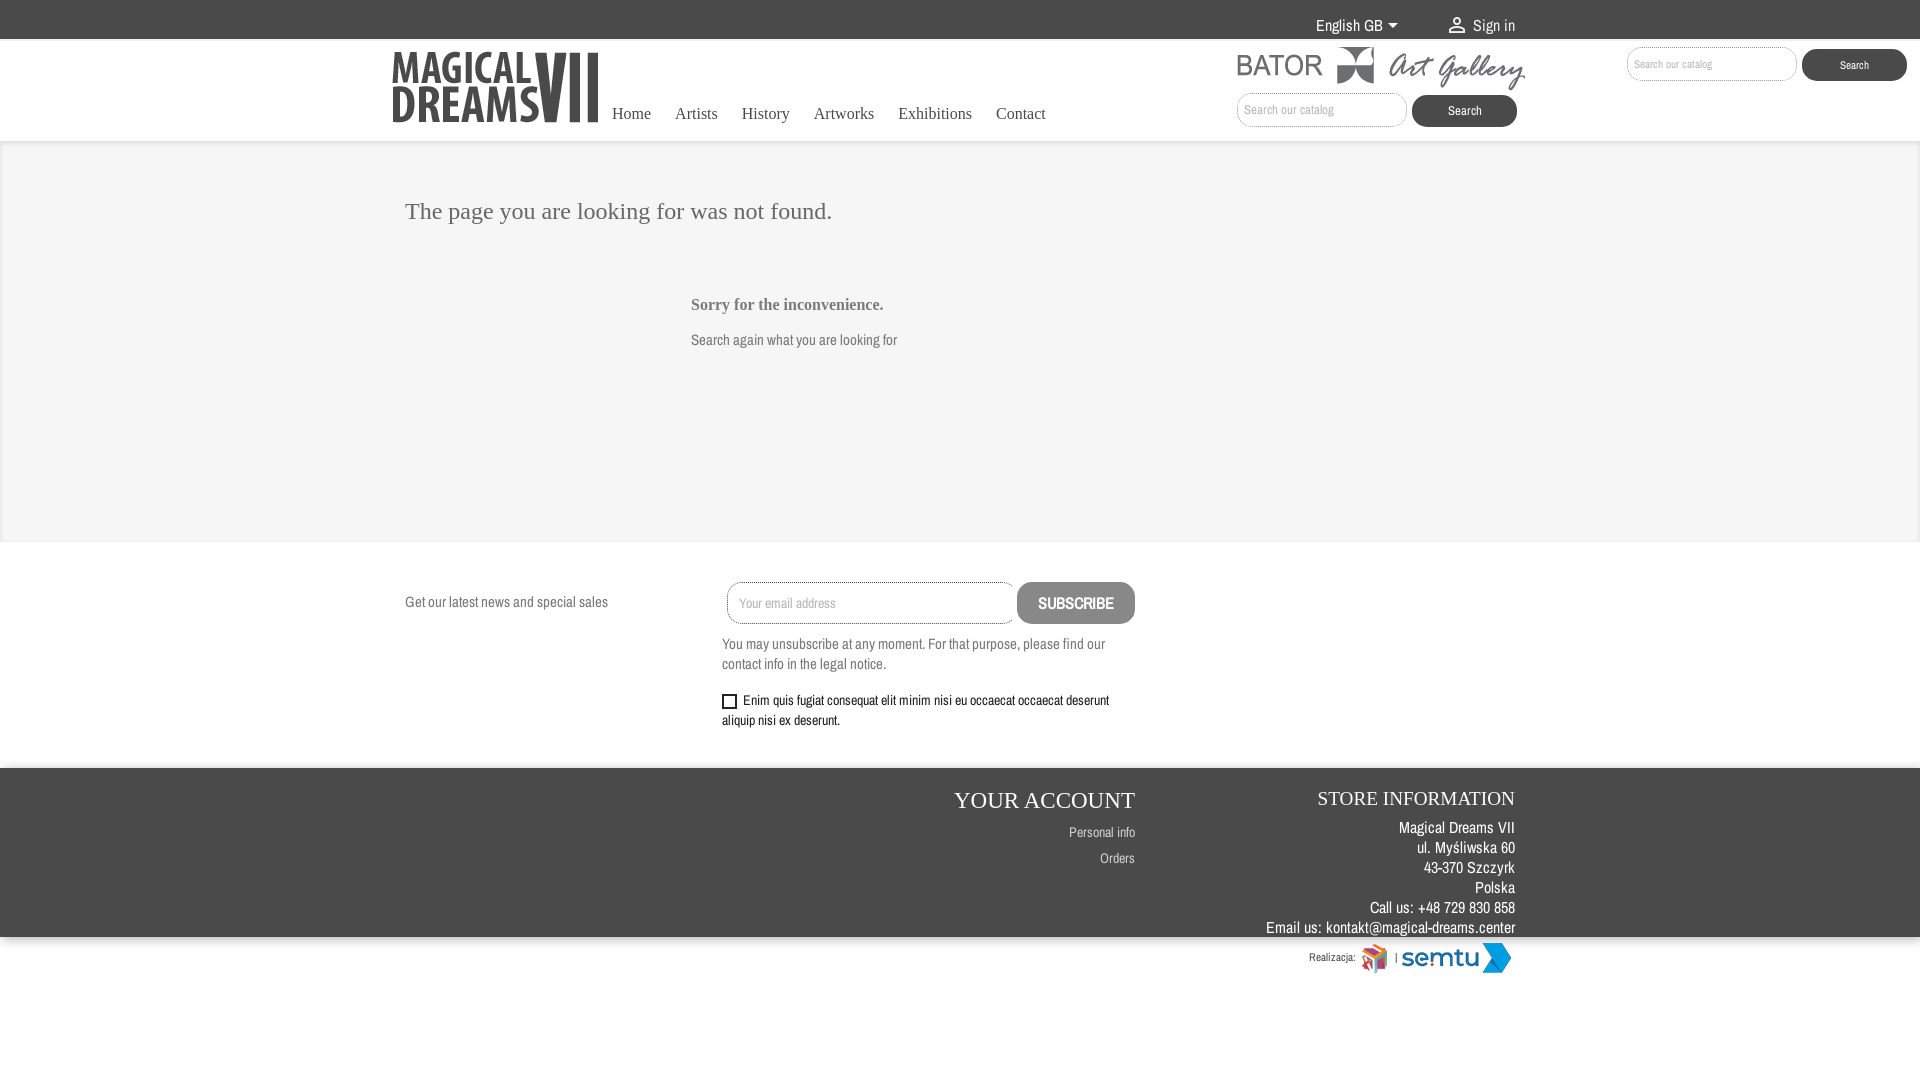 The image size is (1920, 1080). What do you see at coordinates (1101, 832) in the screenshot?
I see `'Personal info'` at bounding box center [1101, 832].